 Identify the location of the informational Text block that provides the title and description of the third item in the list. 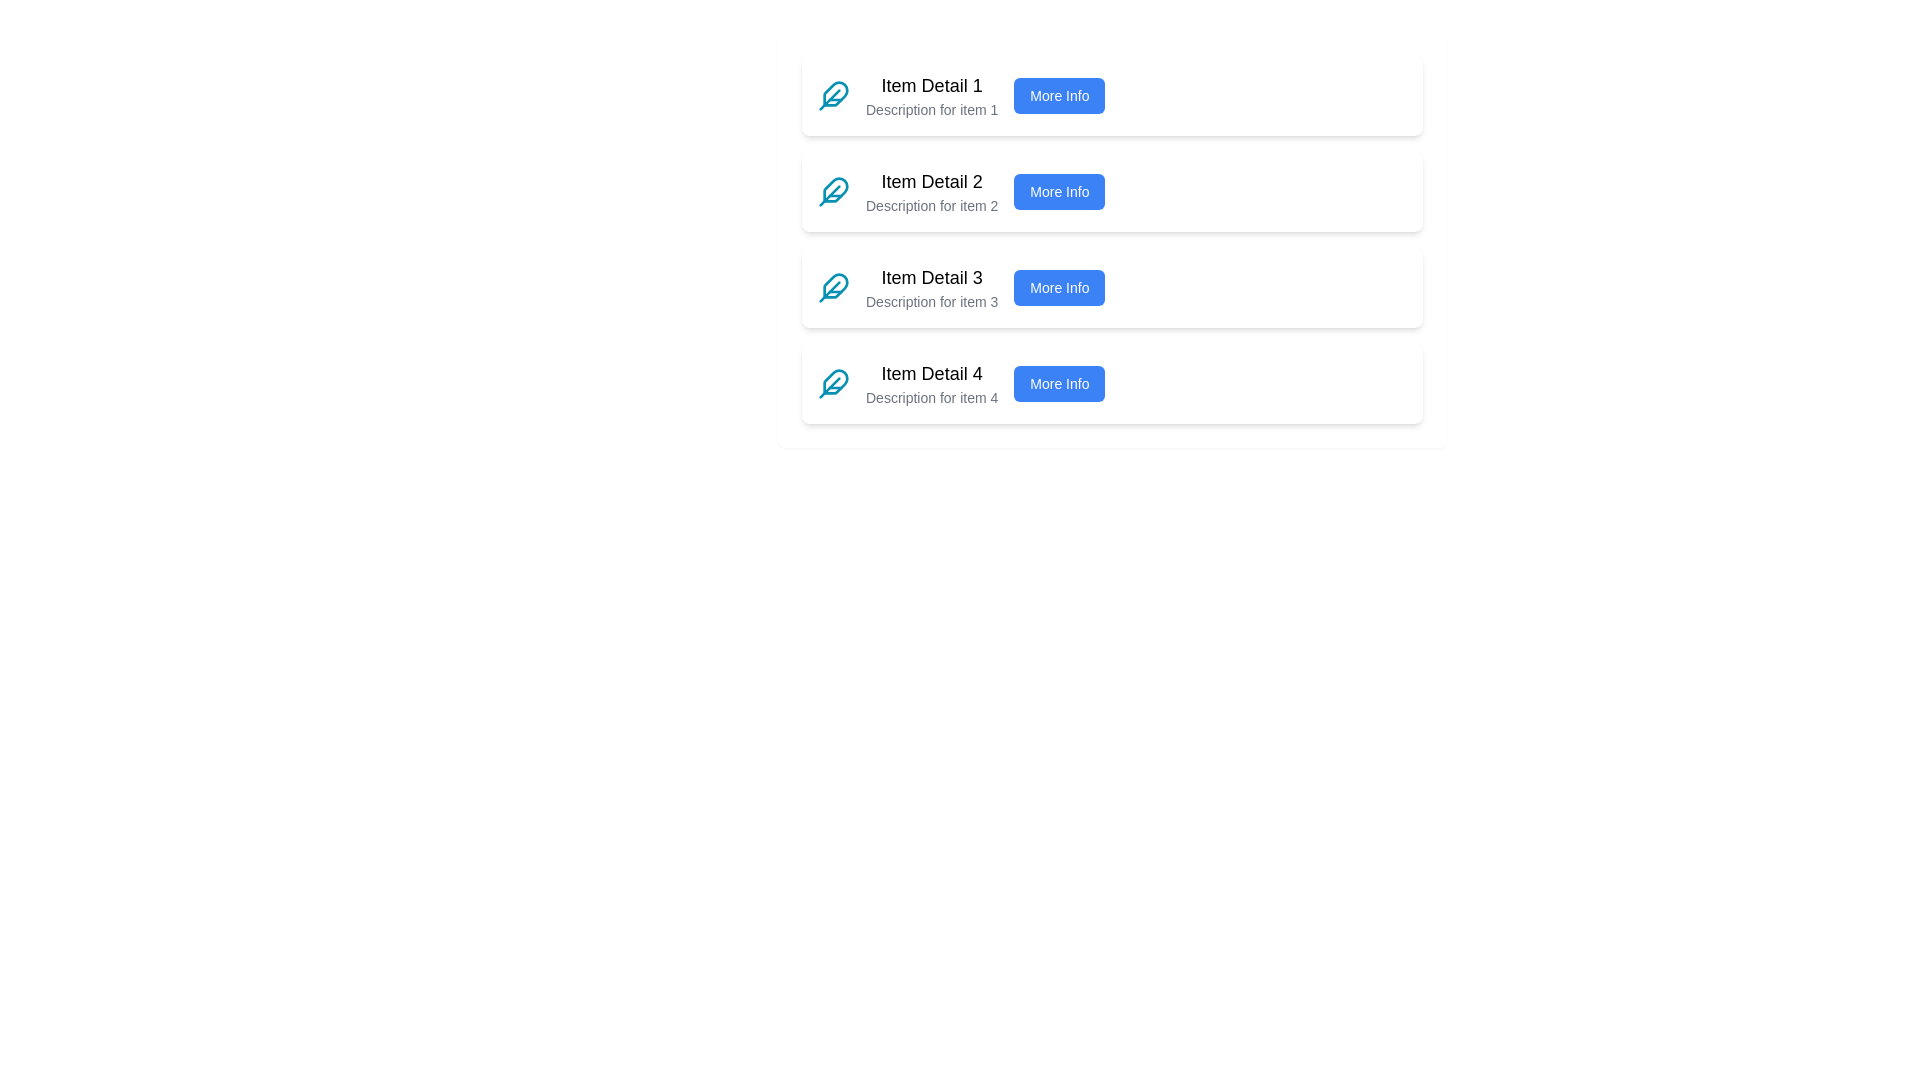
(931, 288).